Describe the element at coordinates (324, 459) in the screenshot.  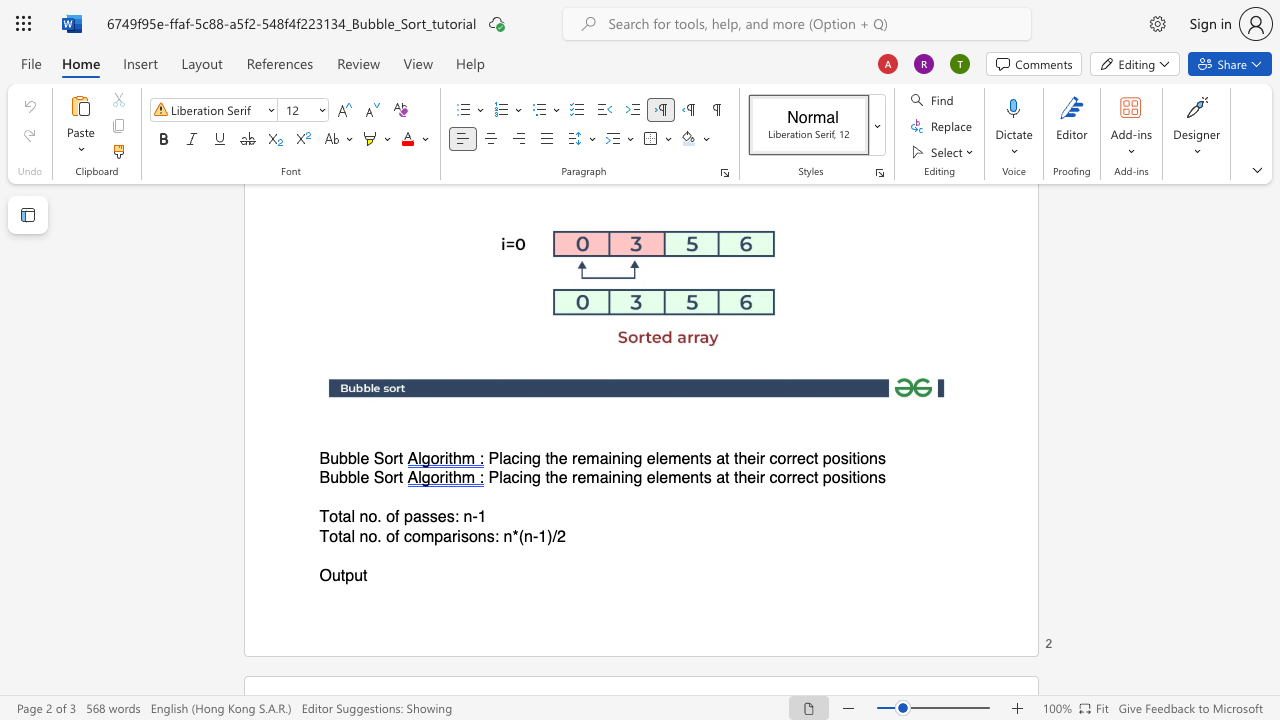
I see `the 1th character "B" in the text` at that location.